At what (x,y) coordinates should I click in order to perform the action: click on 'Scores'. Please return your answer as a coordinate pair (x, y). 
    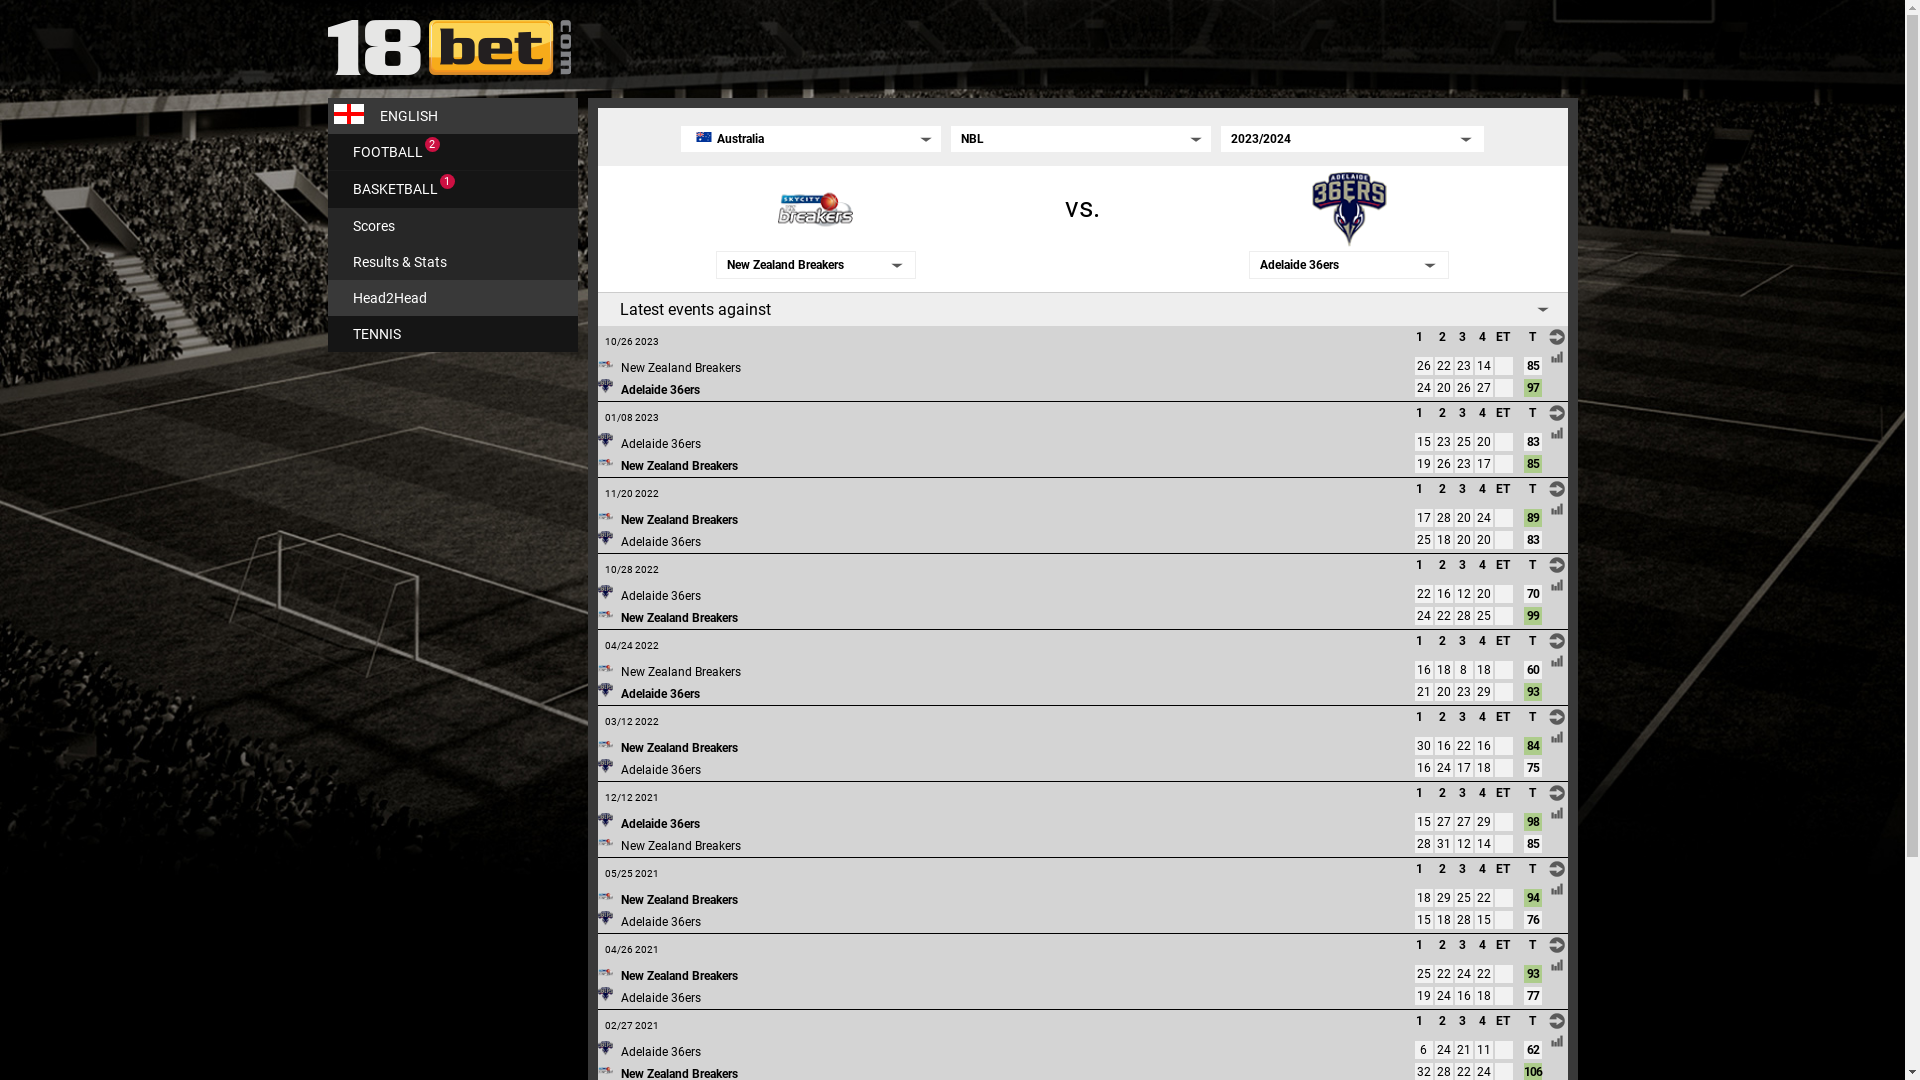
    Looking at the image, I should click on (451, 225).